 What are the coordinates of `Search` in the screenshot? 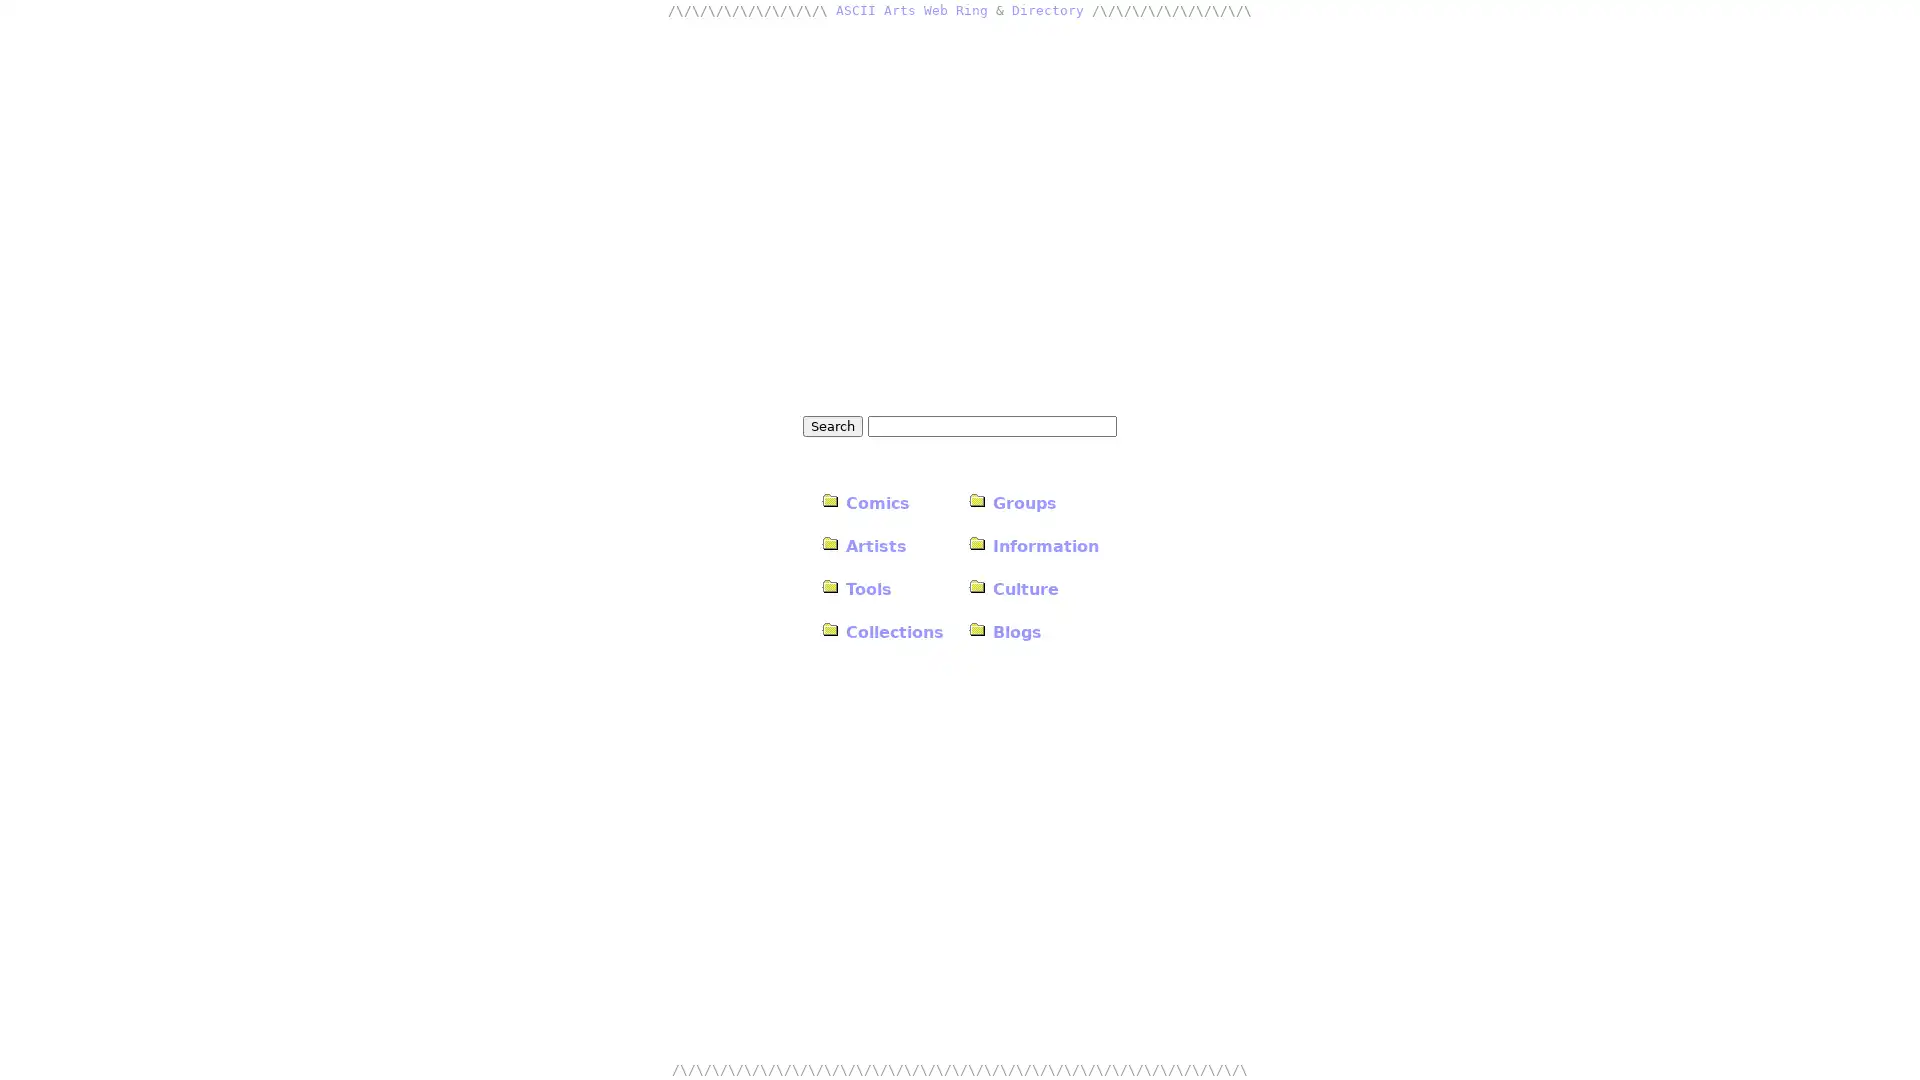 It's located at (833, 424).